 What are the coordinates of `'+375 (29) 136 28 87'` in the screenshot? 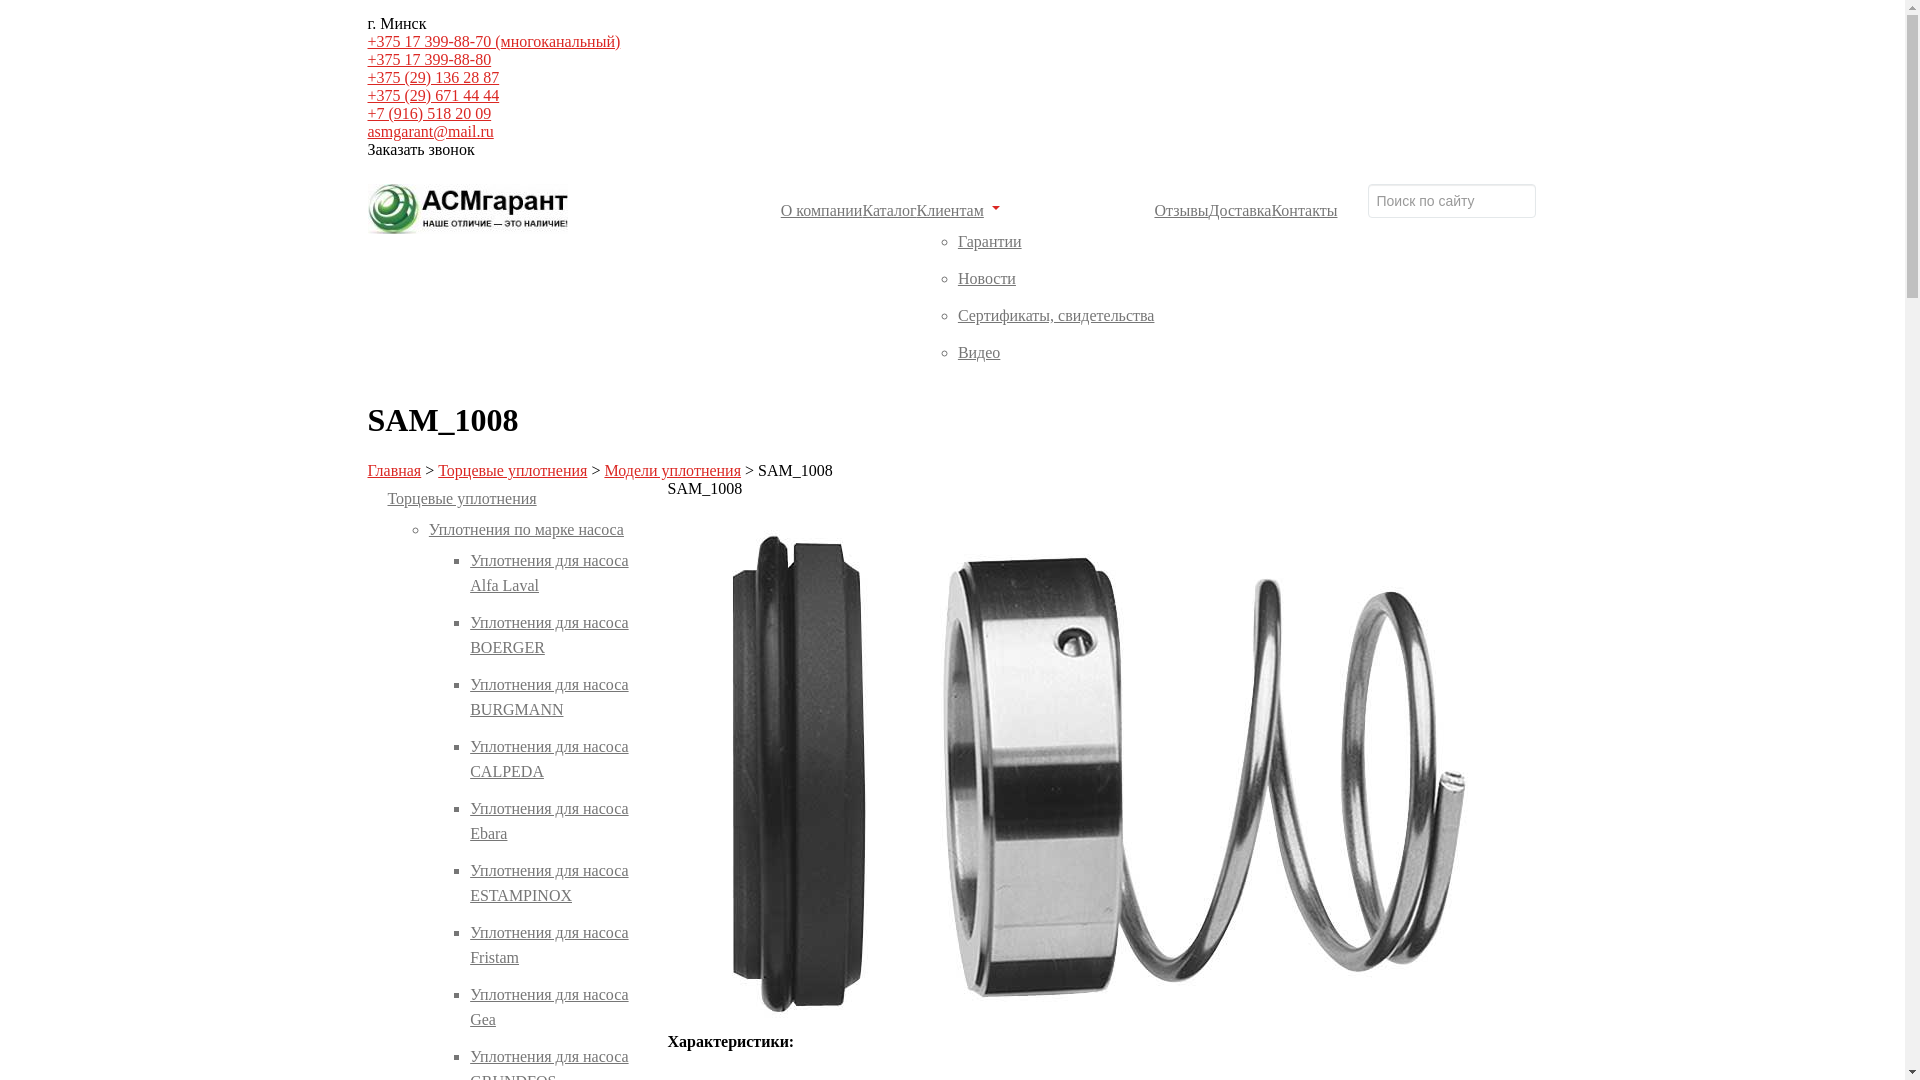 It's located at (432, 76).